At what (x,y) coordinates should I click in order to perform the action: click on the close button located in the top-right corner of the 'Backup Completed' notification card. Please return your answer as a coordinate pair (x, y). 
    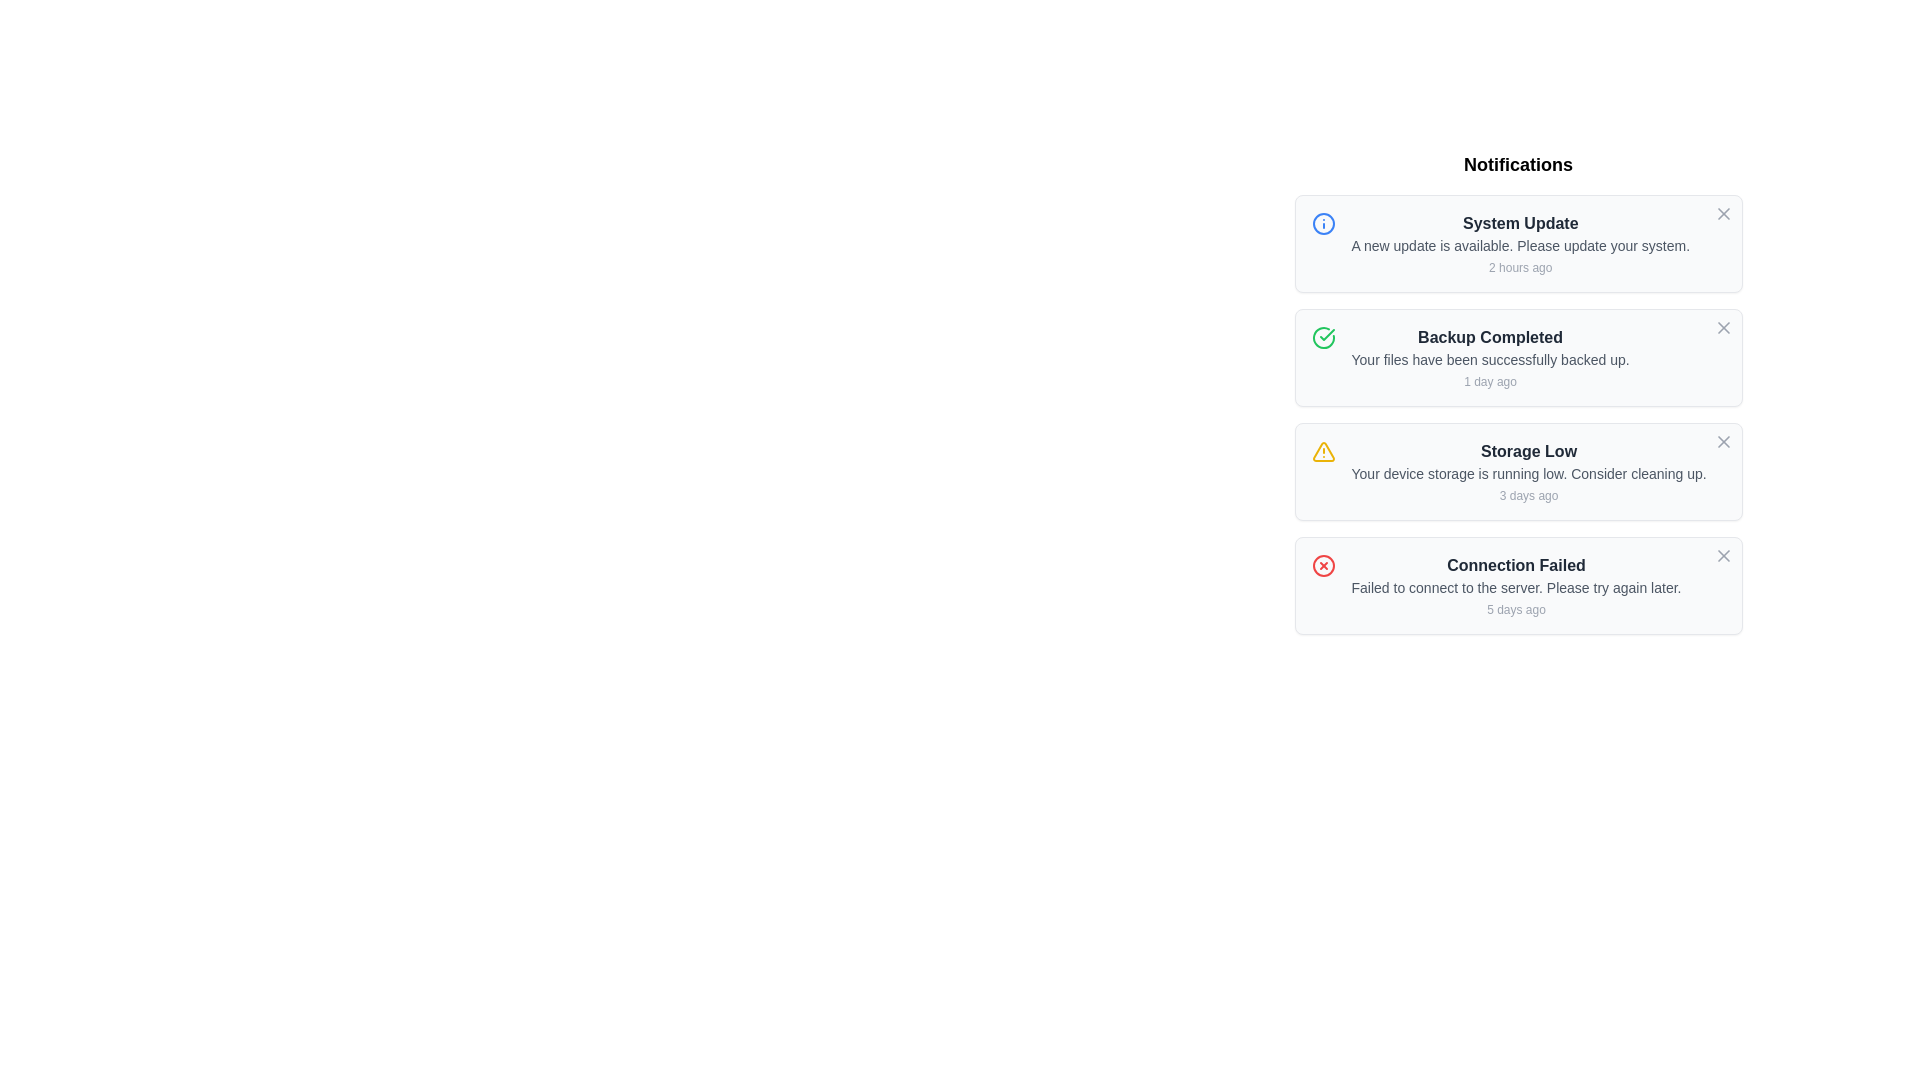
    Looking at the image, I should click on (1722, 326).